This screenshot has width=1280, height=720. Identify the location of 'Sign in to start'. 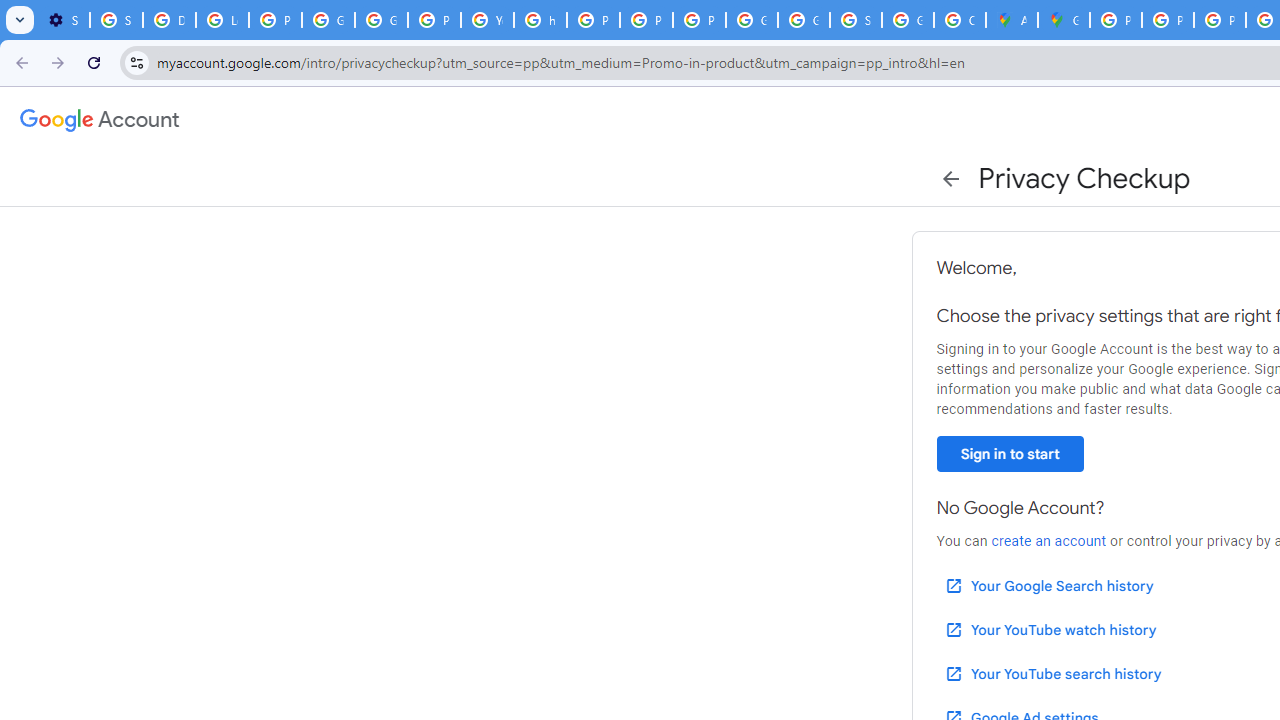
(1009, 454).